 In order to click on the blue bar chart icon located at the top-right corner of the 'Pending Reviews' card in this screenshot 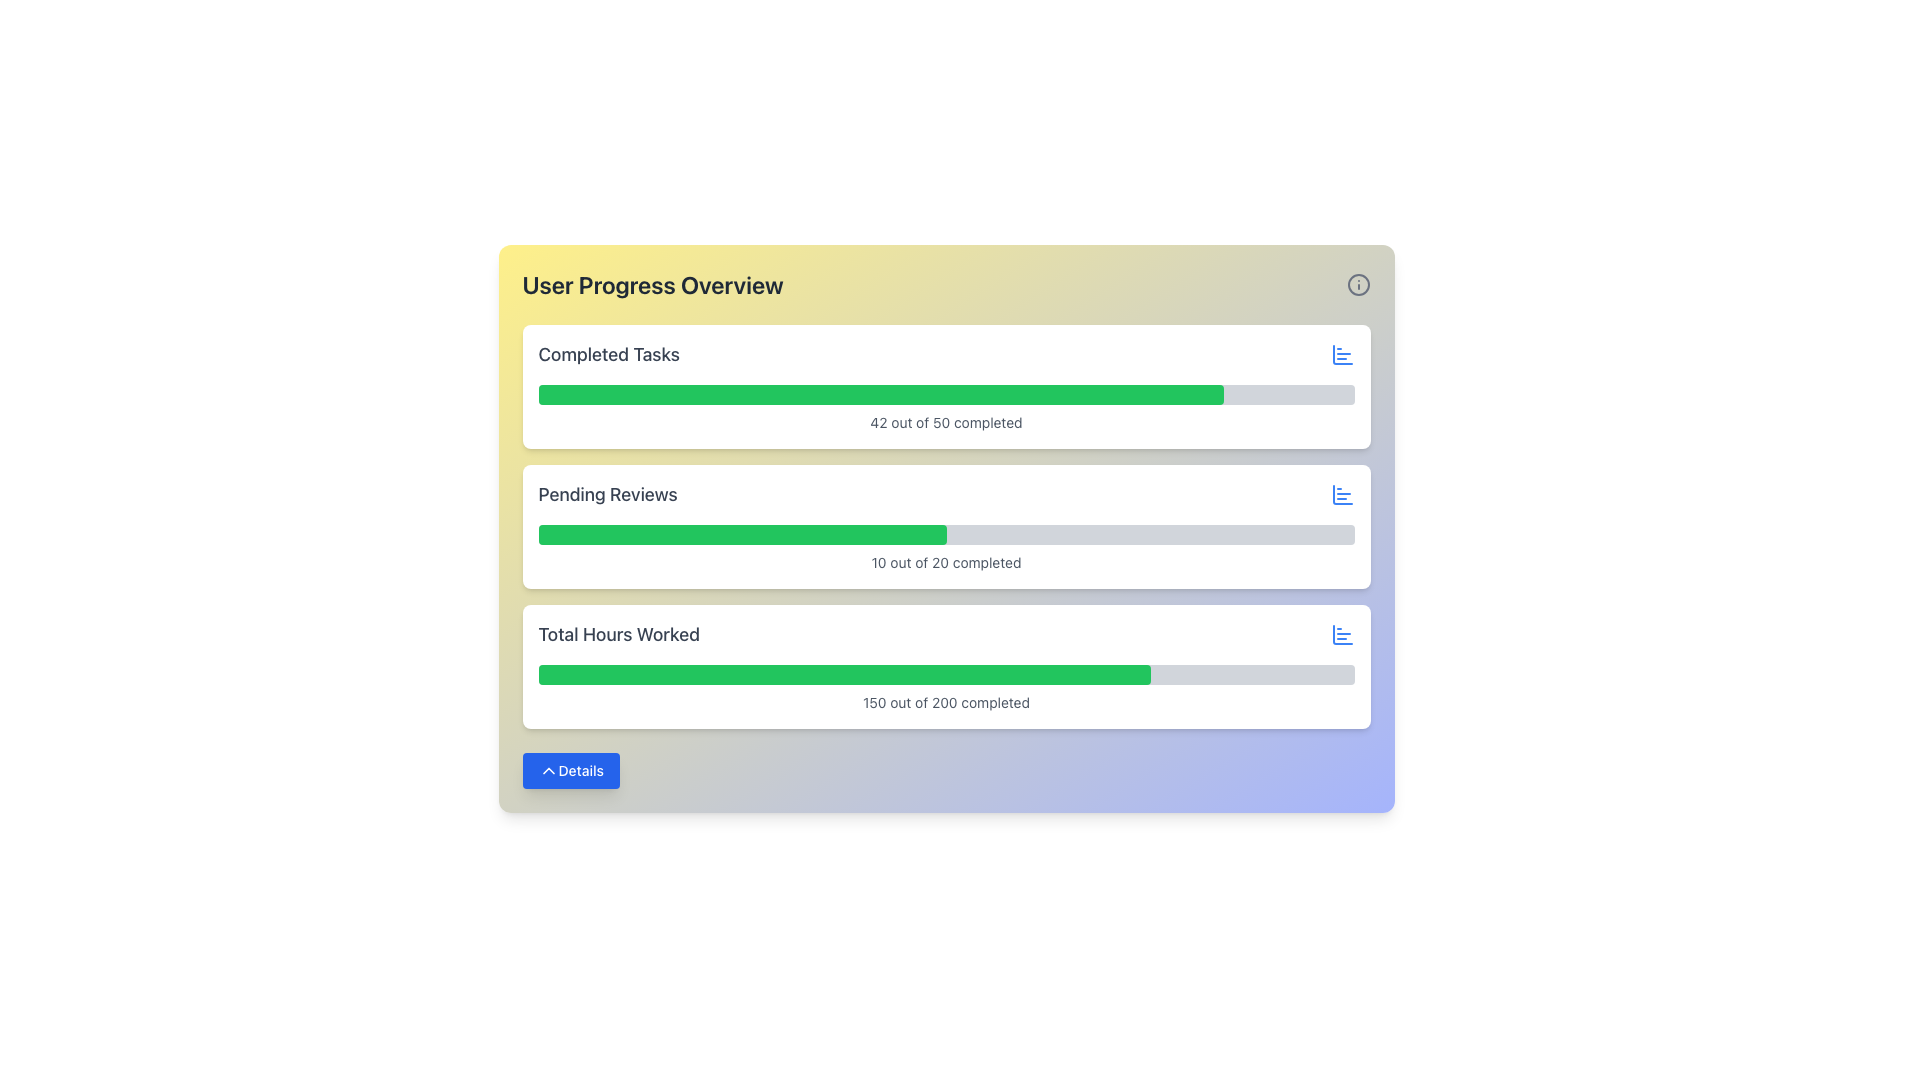, I will do `click(1342, 494)`.